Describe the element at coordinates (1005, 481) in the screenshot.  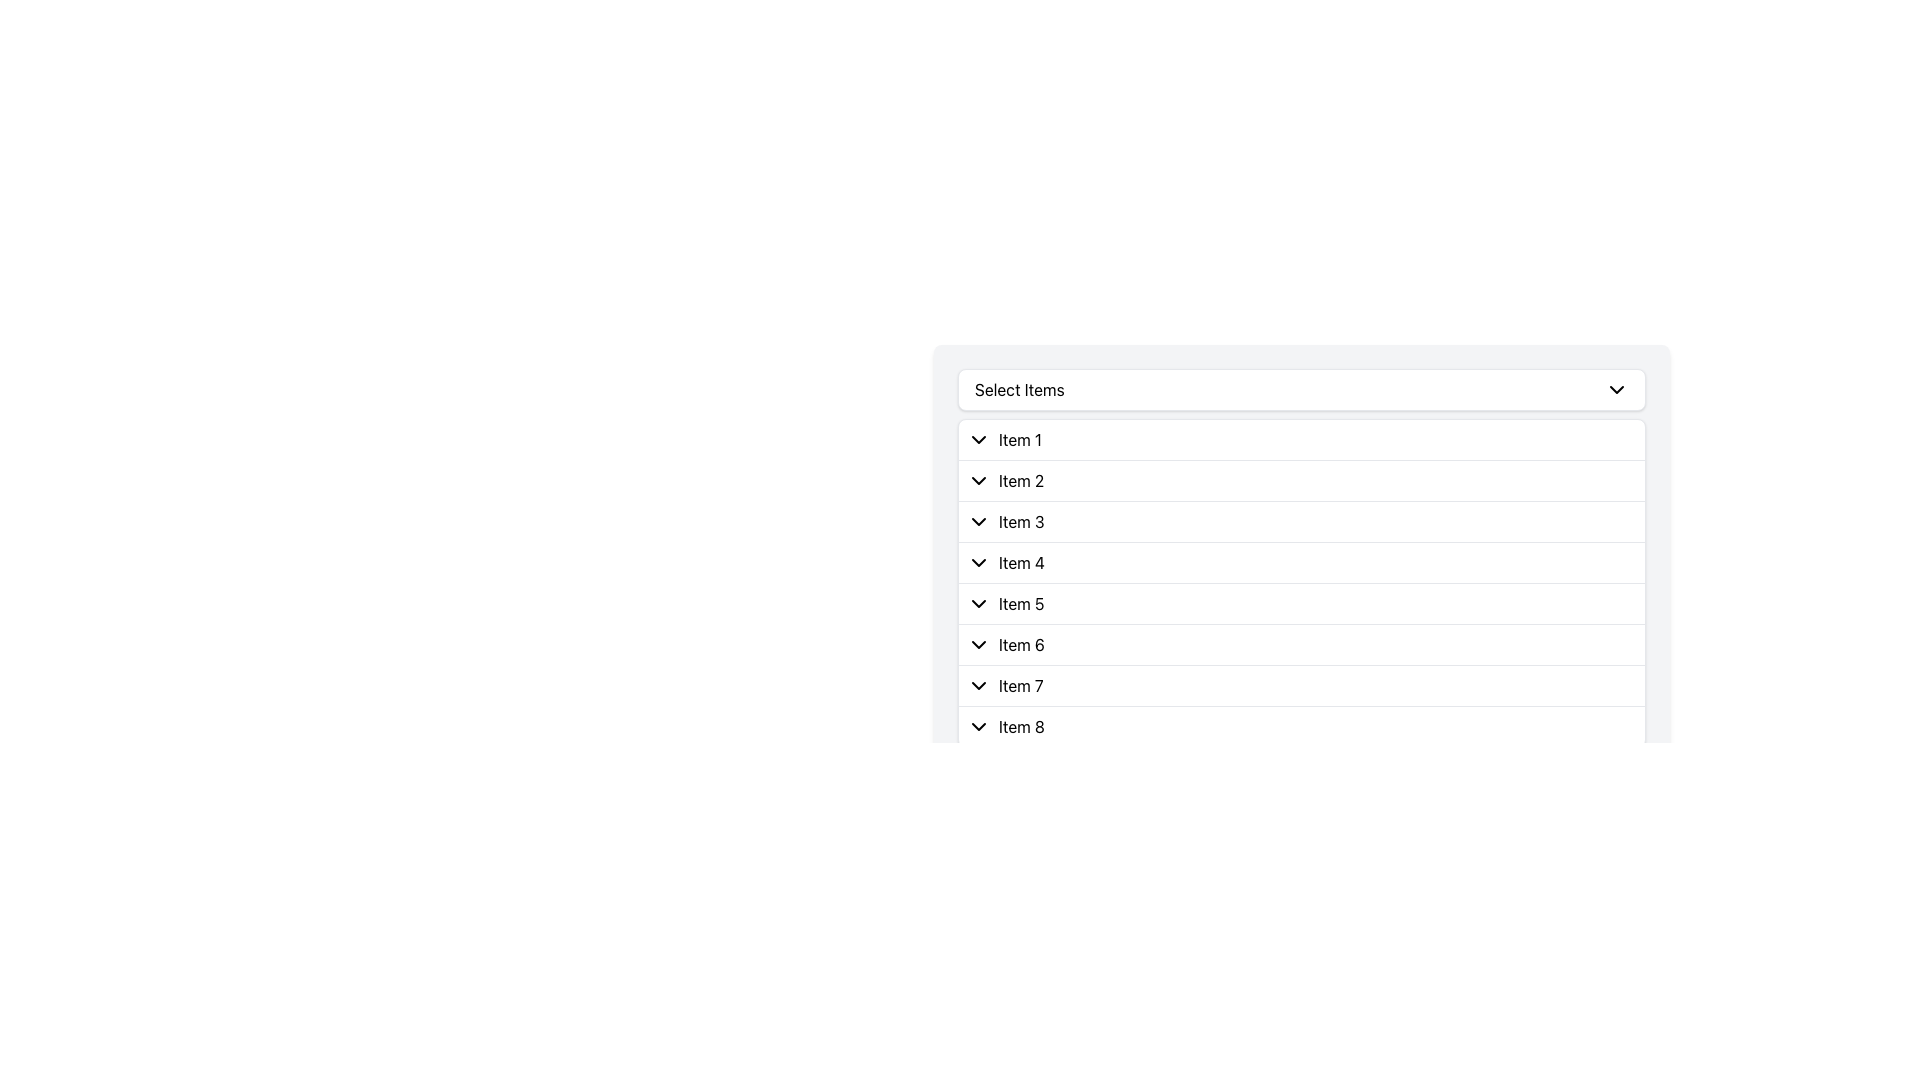
I see `the Dropdown menu item labeled 'Item 2'` at that location.